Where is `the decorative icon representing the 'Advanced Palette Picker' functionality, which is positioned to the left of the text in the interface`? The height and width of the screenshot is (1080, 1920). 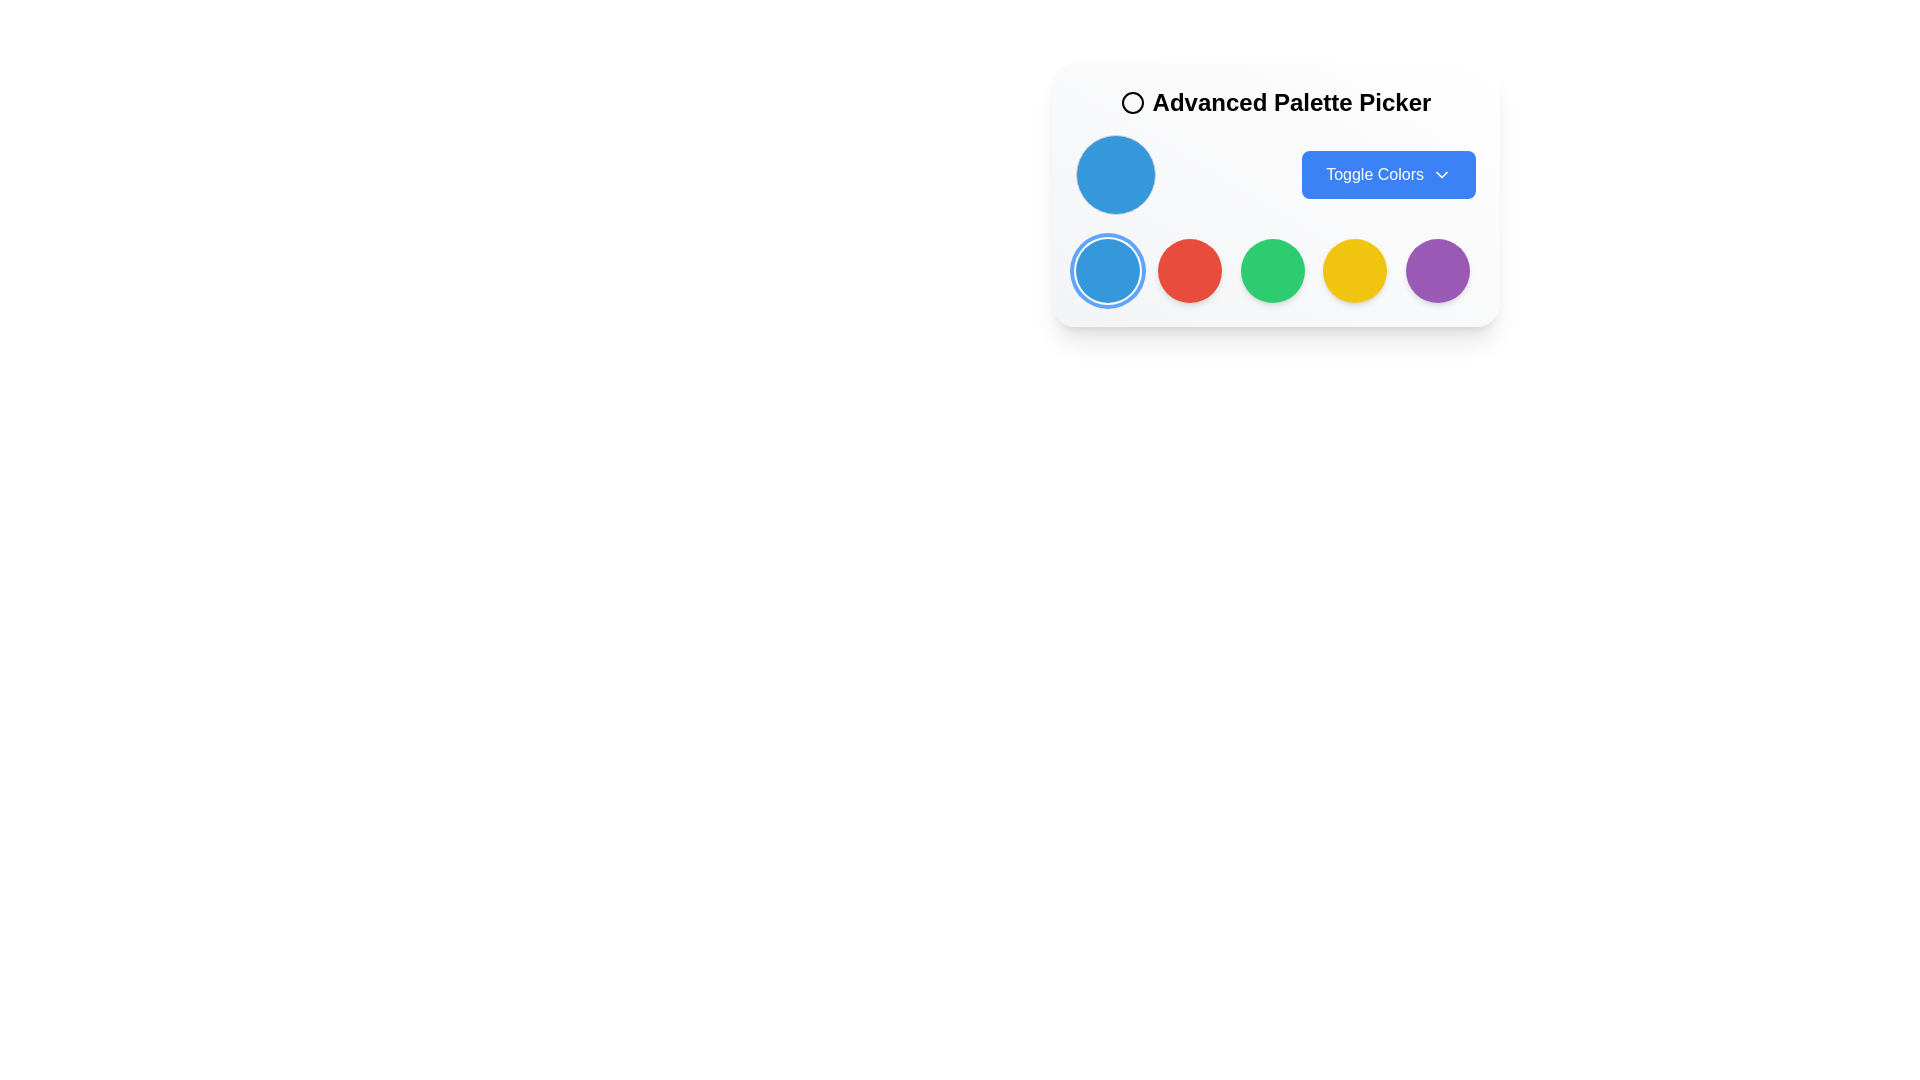 the decorative icon representing the 'Advanced Palette Picker' functionality, which is positioned to the left of the text in the interface is located at coordinates (1132, 103).